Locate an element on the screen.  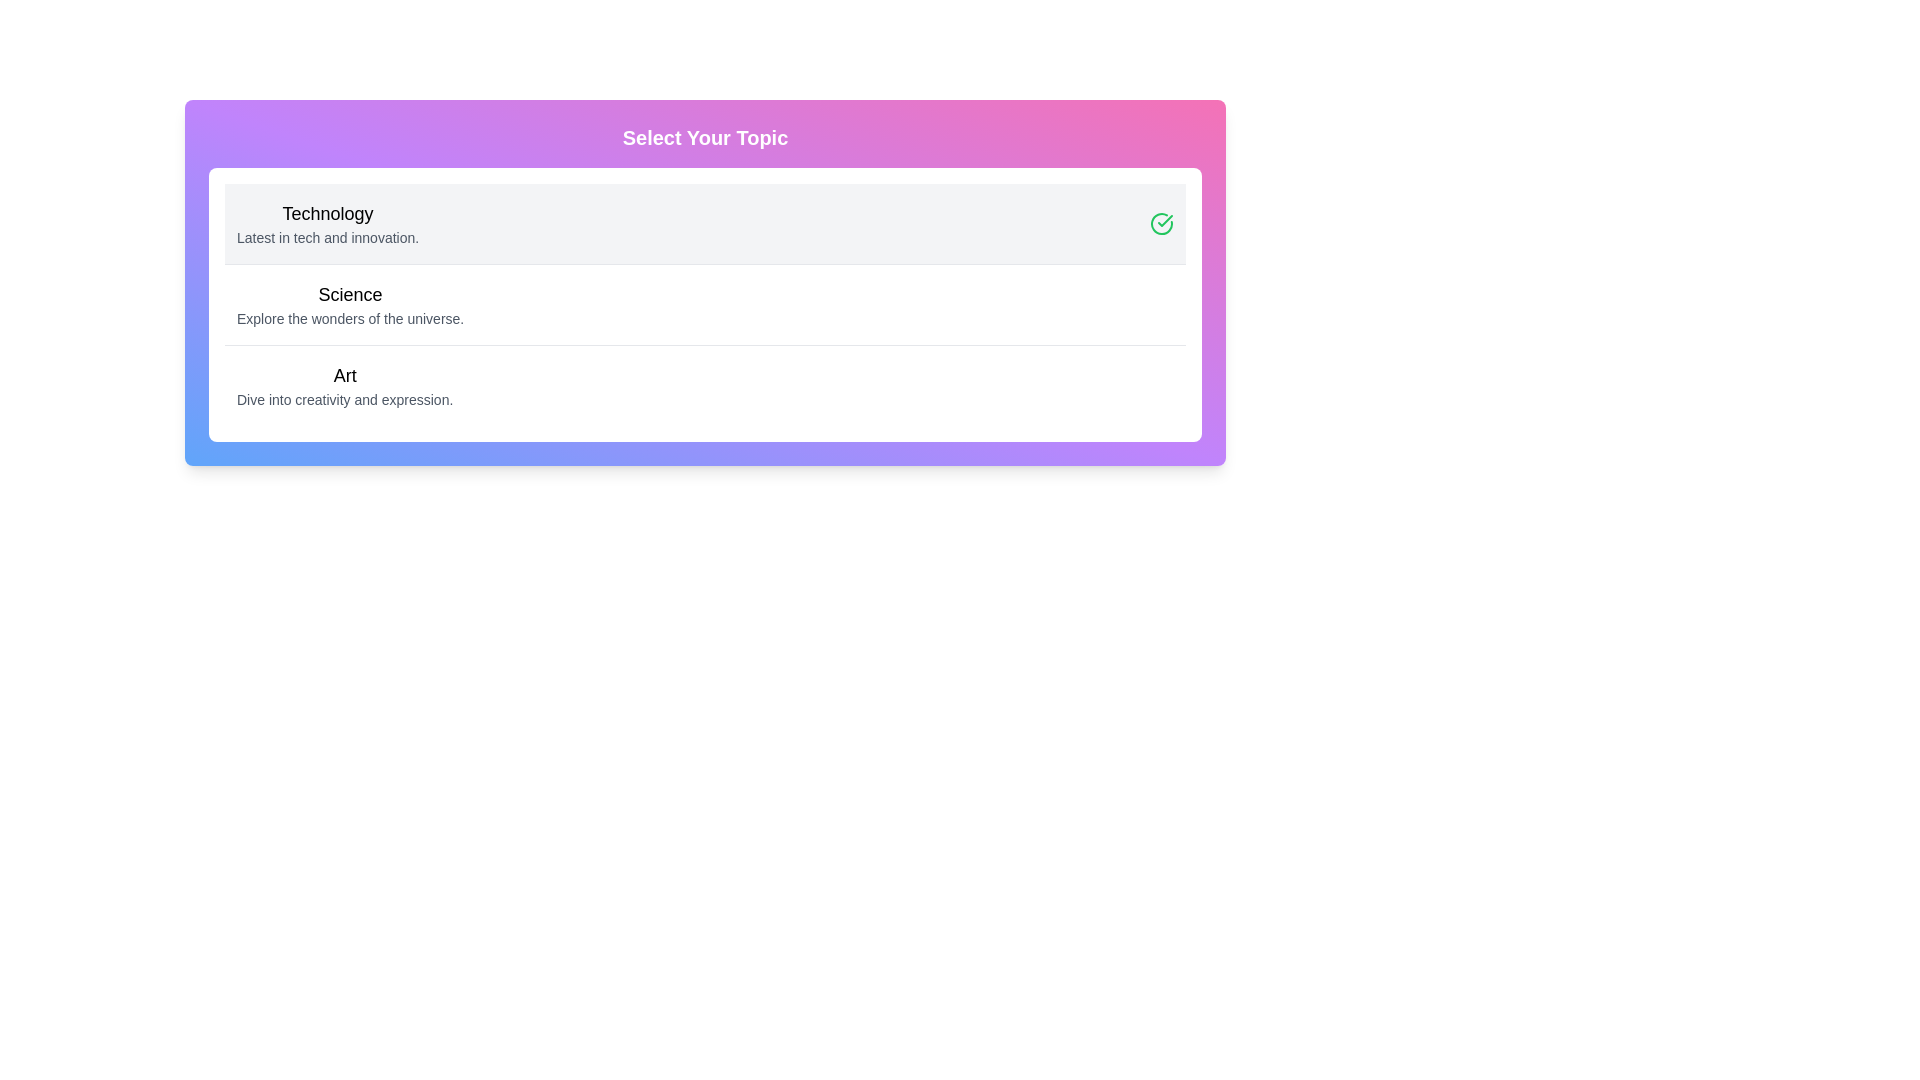
the selected state icon for the 'Technology' topic located on the right-hand side of the first card labeled 'Technology' with the subtitle 'Latest in tech and innovation.' is located at coordinates (1161, 223).